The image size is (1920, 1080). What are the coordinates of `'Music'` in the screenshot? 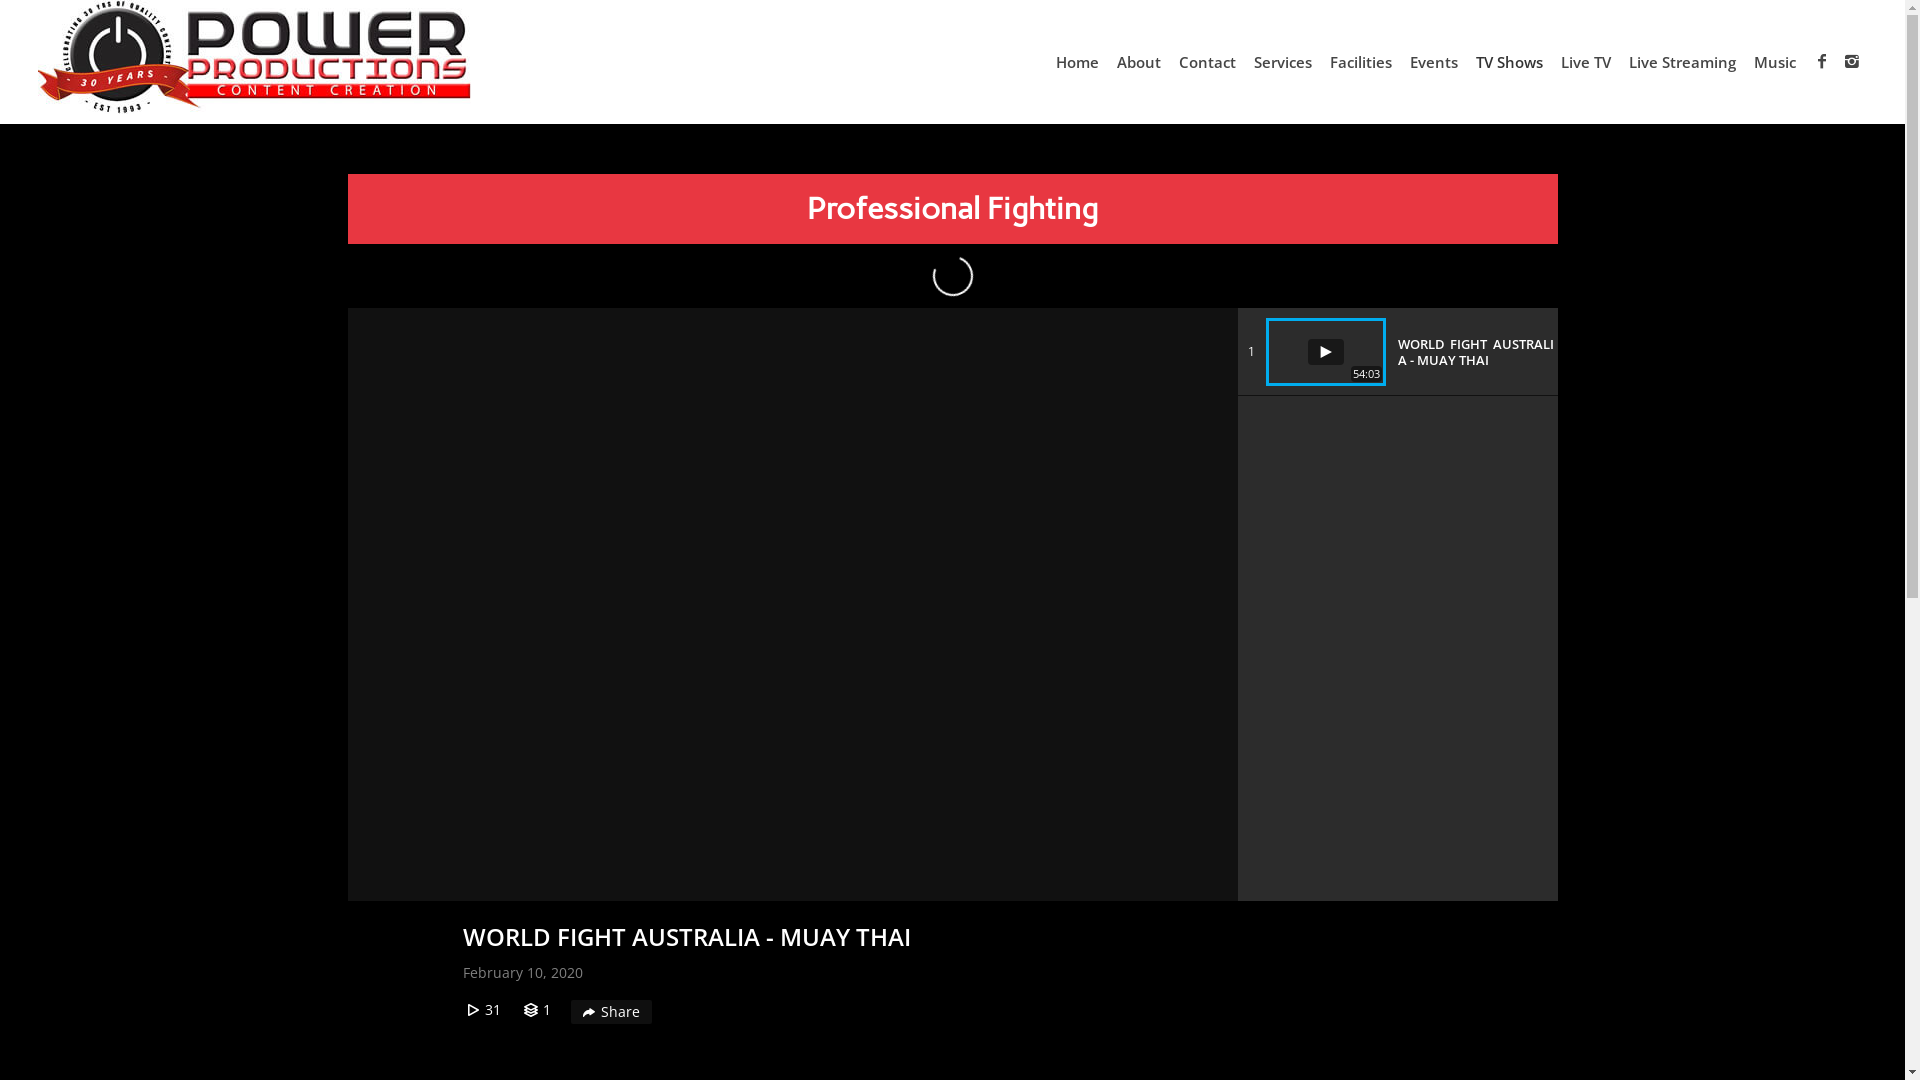 It's located at (1775, 60).